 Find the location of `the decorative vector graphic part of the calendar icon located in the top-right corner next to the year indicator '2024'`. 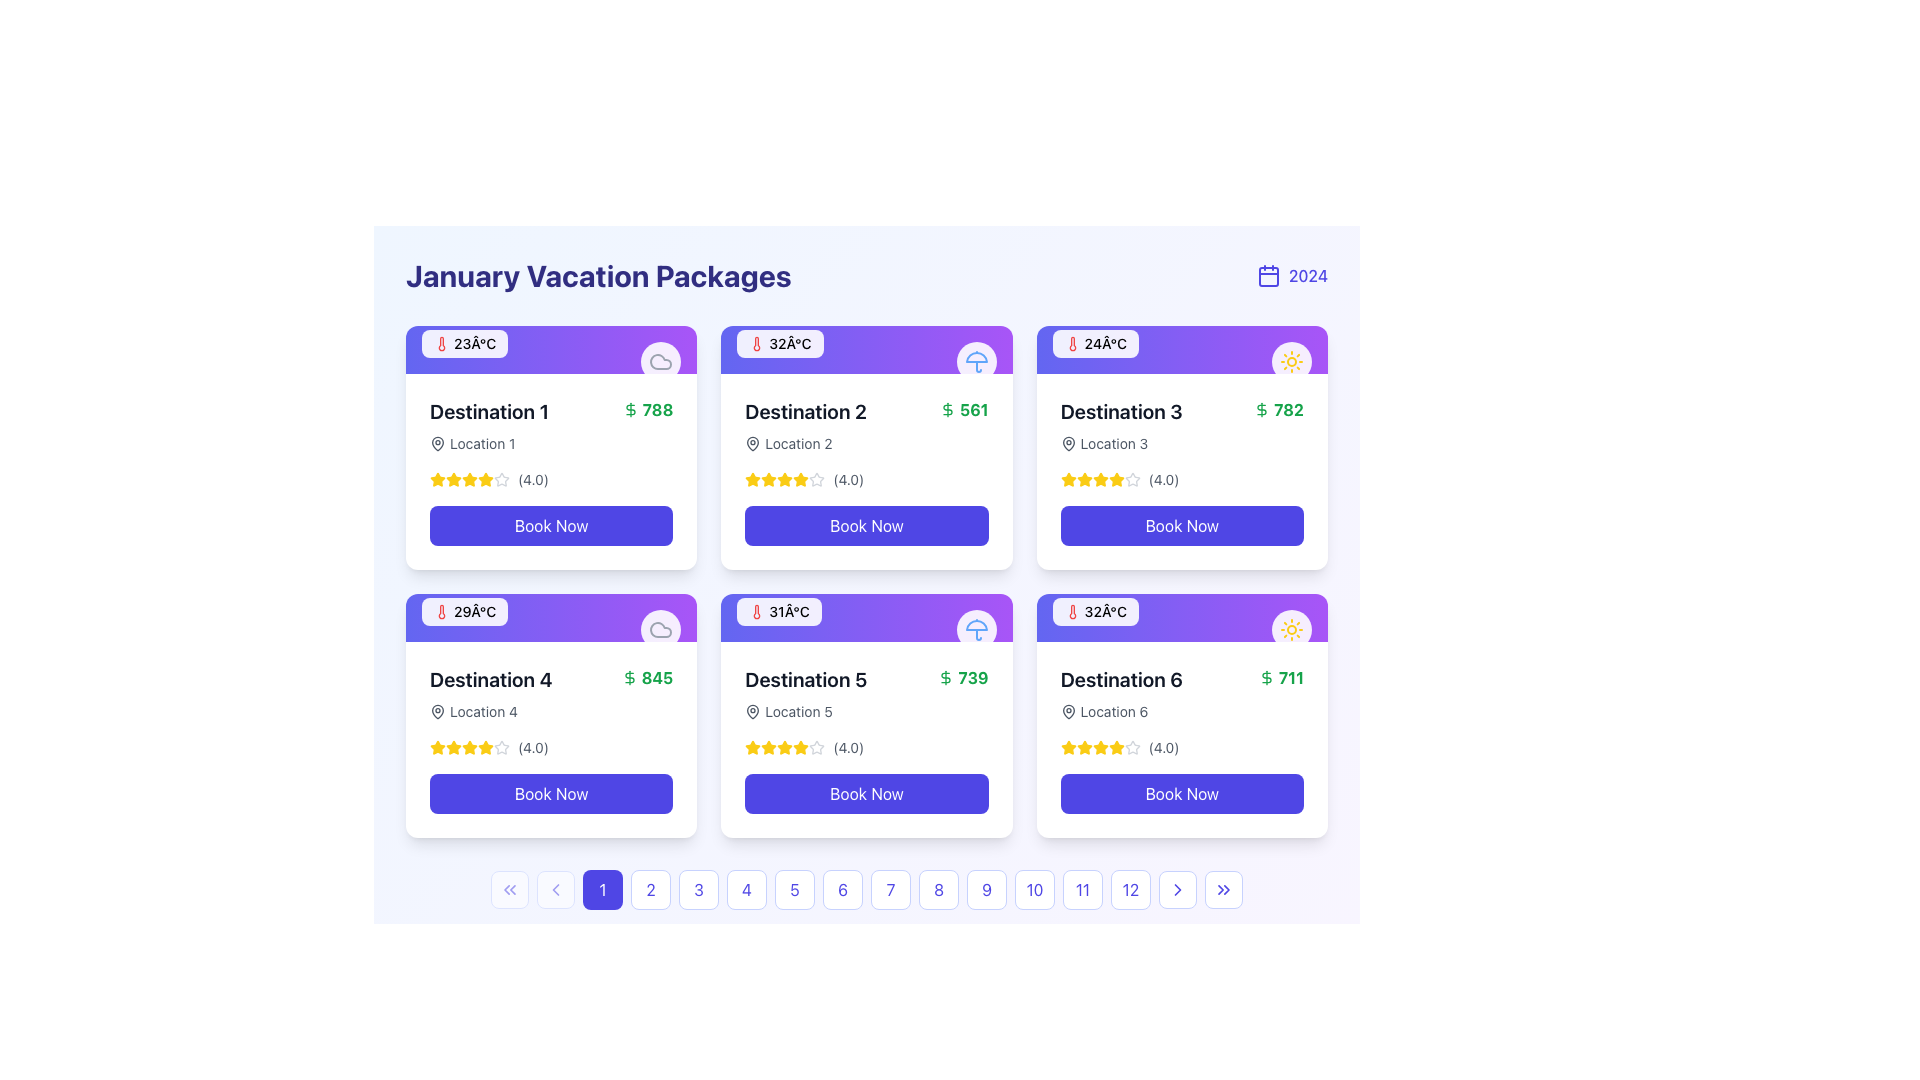

the decorative vector graphic part of the calendar icon located in the top-right corner next to the year indicator '2024' is located at coordinates (1267, 277).